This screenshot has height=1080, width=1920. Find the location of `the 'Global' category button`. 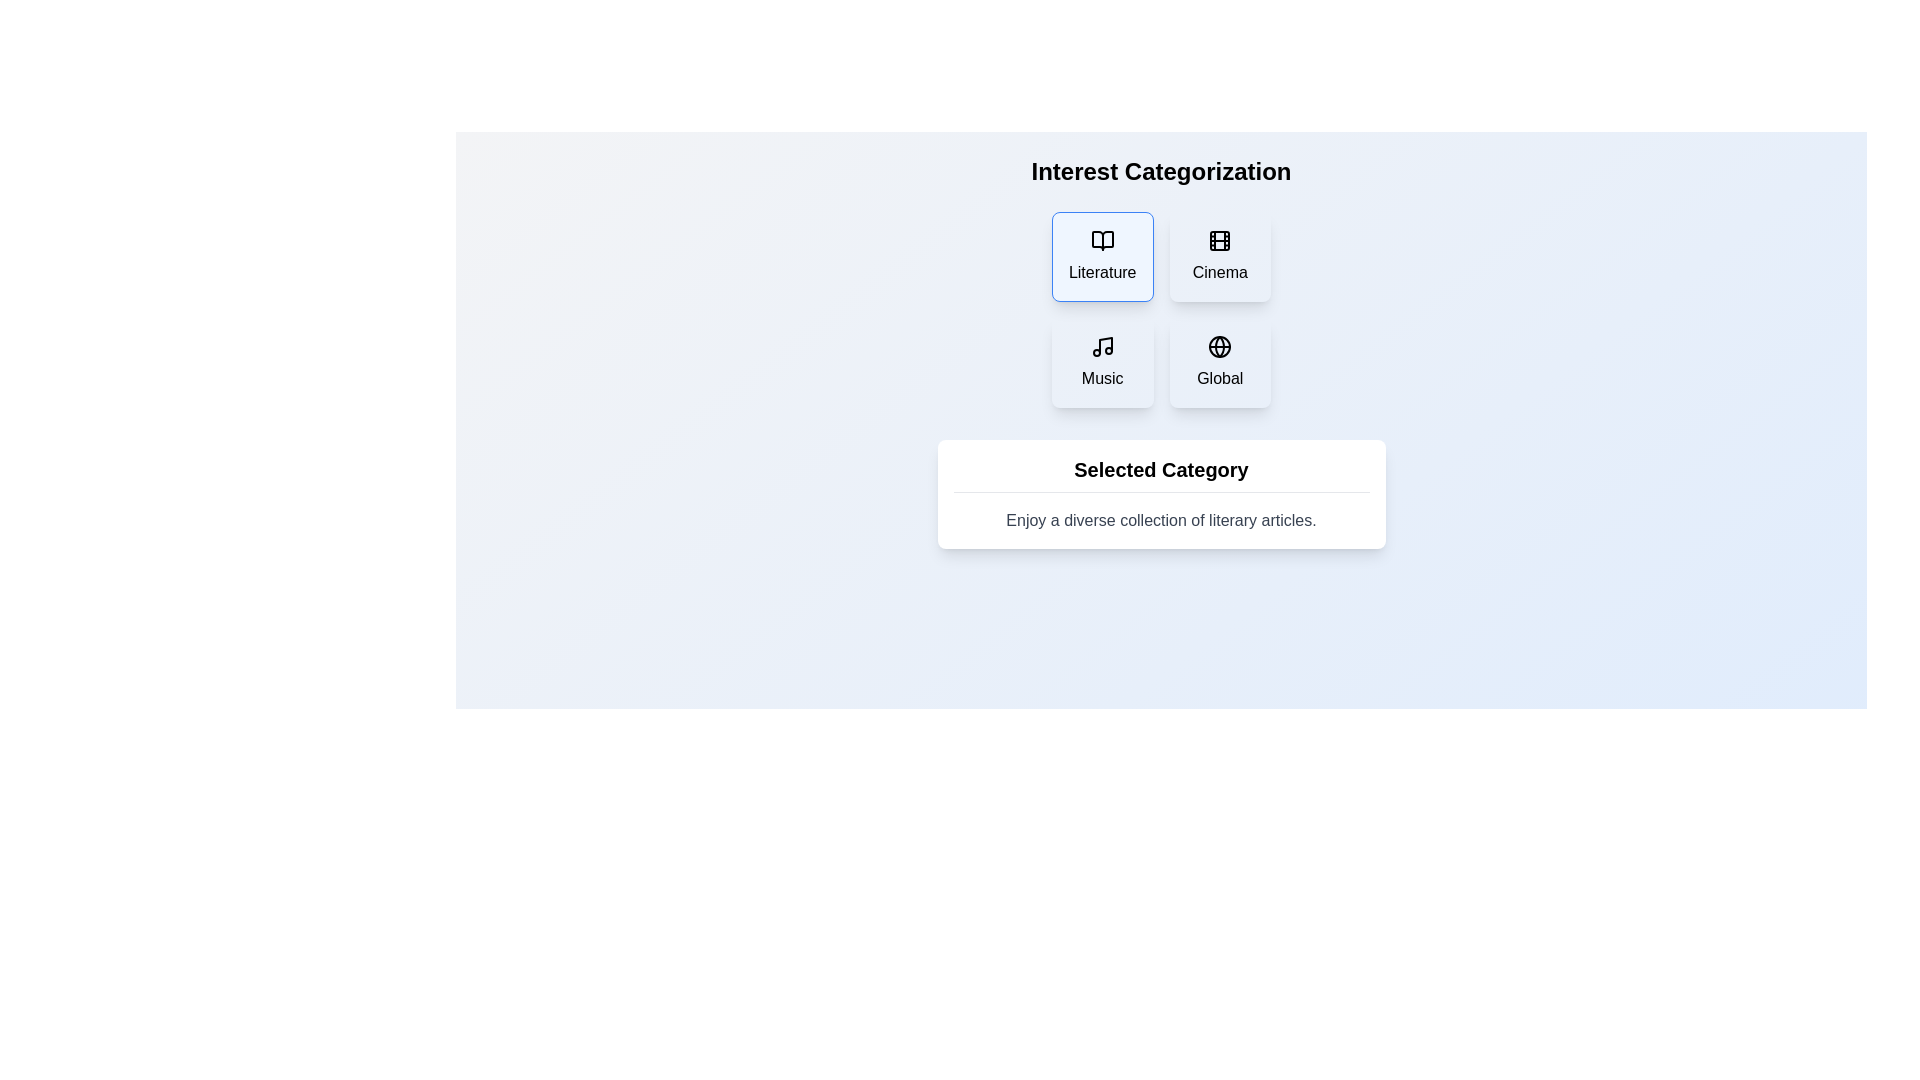

the 'Global' category button is located at coordinates (1218, 362).